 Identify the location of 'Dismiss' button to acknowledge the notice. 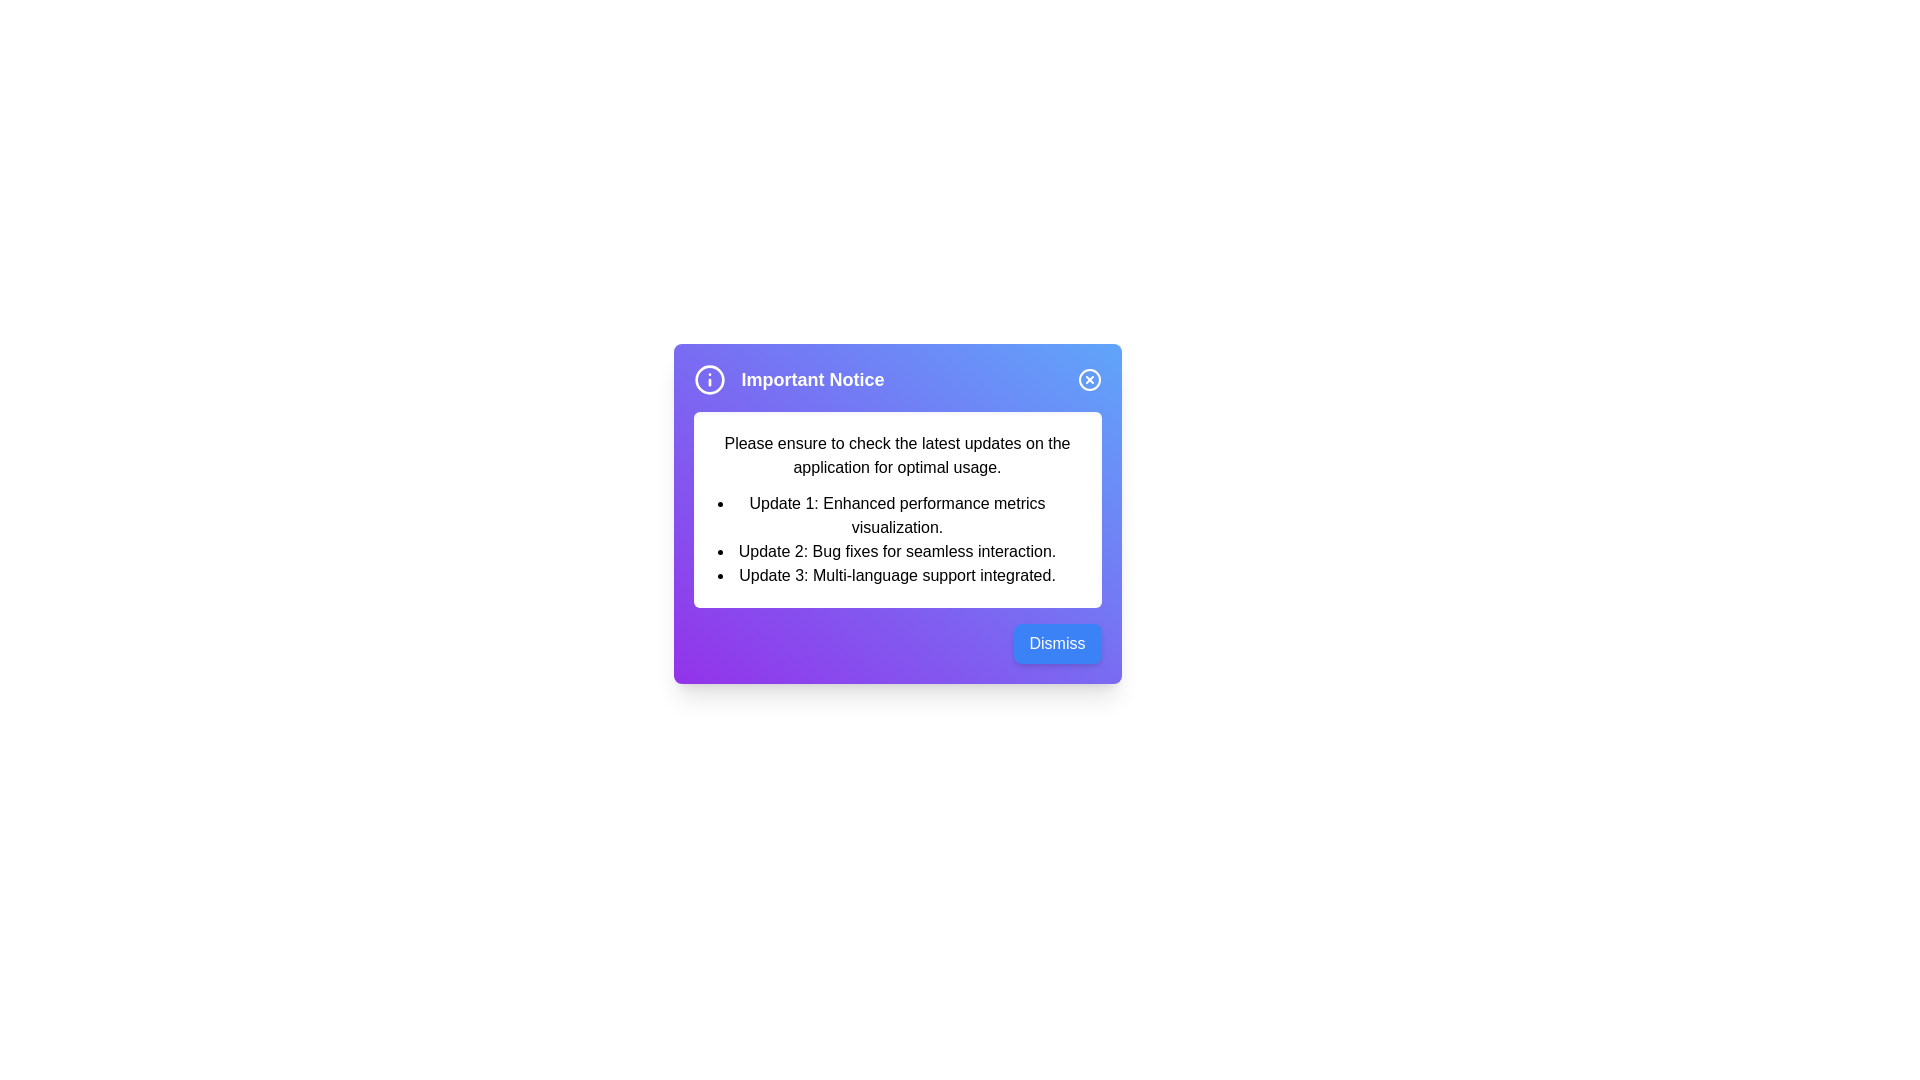
(1056, 644).